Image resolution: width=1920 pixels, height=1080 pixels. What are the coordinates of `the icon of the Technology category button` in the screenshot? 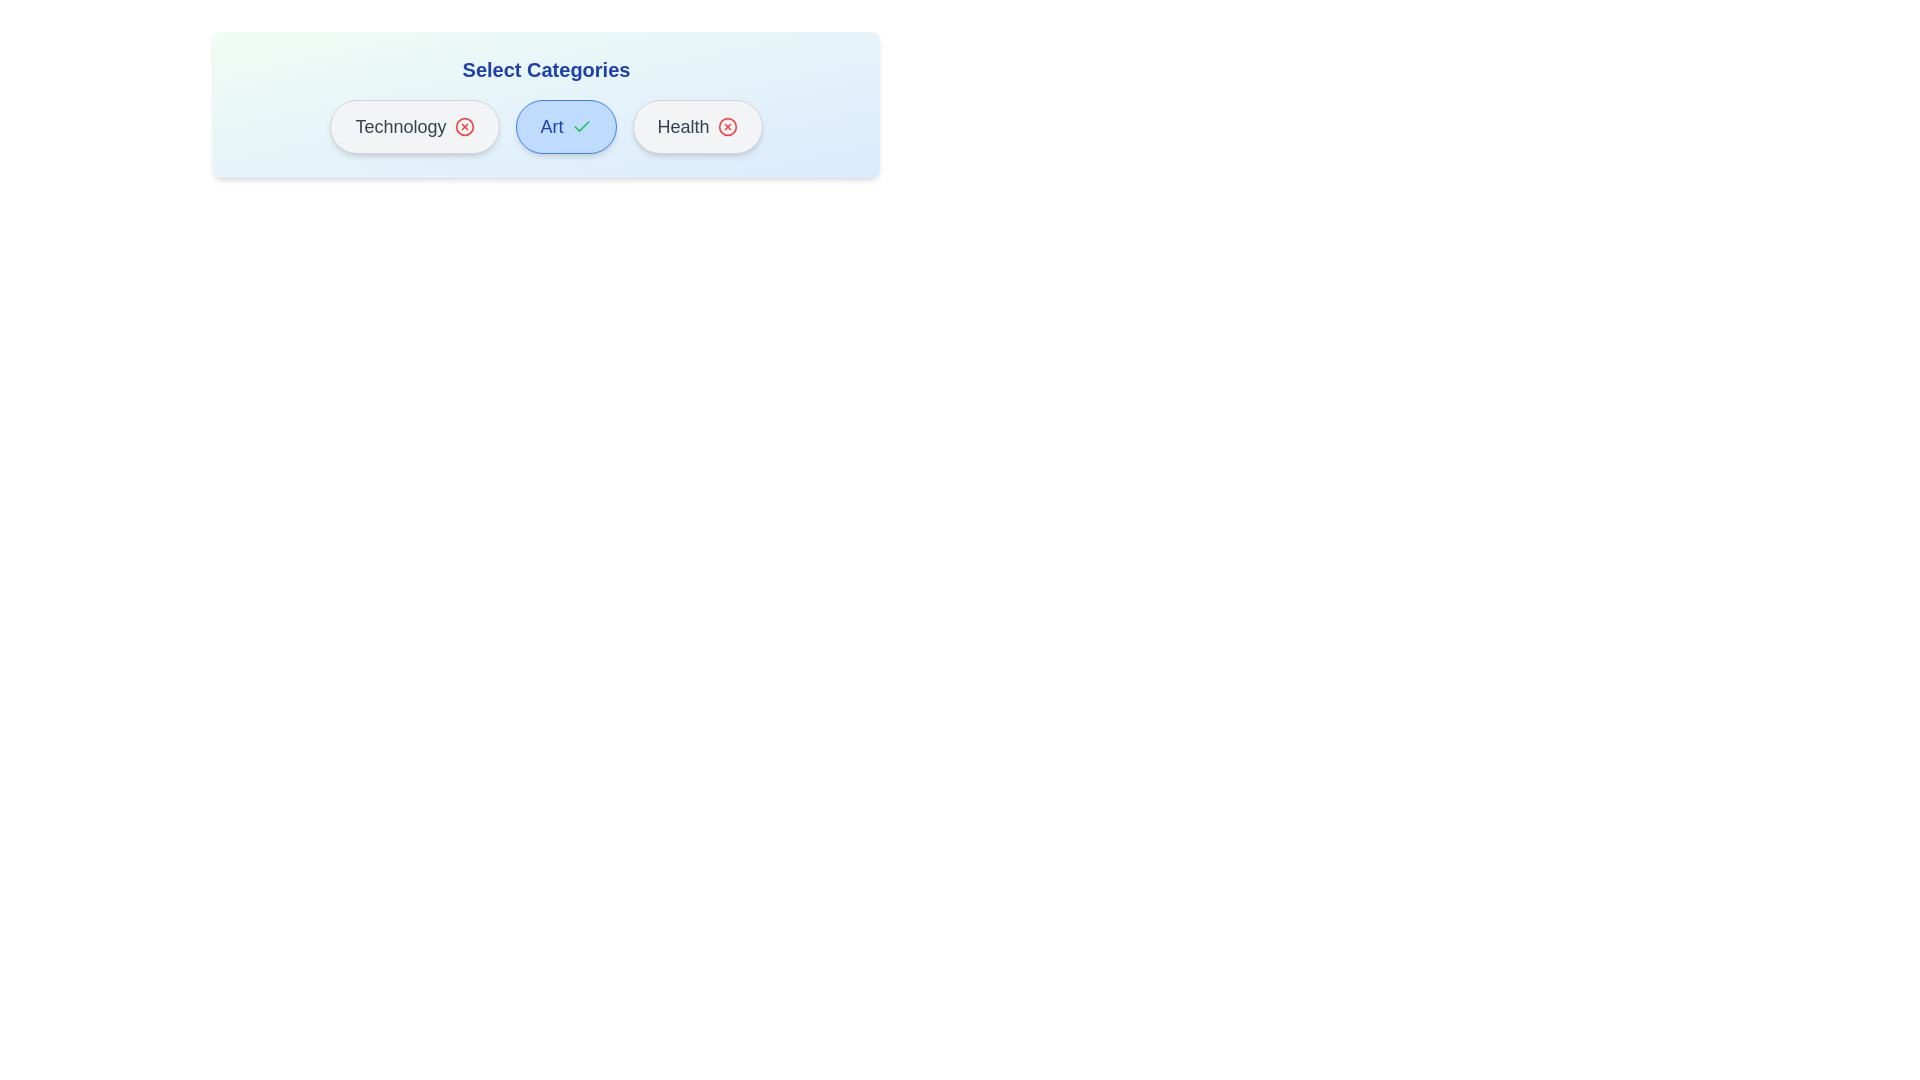 It's located at (463, 127).